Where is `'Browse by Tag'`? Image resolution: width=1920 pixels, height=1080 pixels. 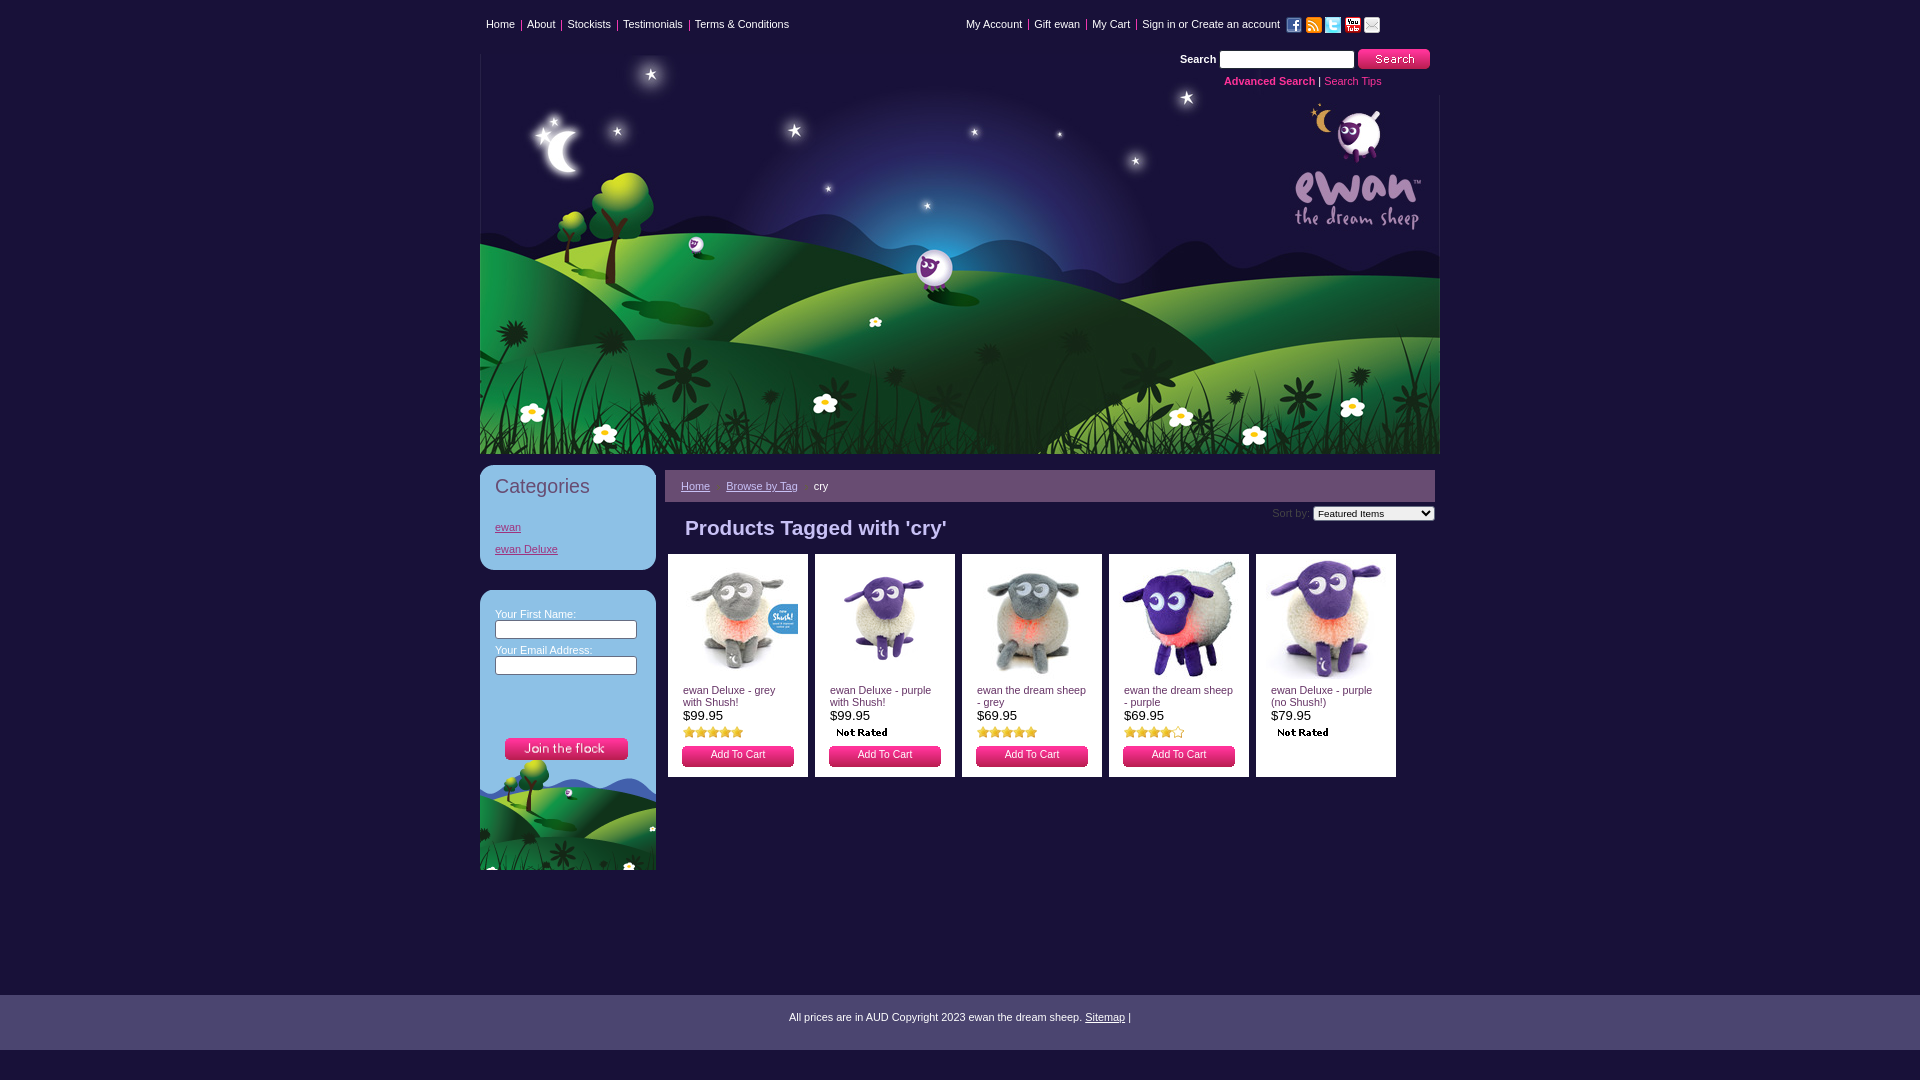 'Browse by Tag' is located at coordinates (766, 486).